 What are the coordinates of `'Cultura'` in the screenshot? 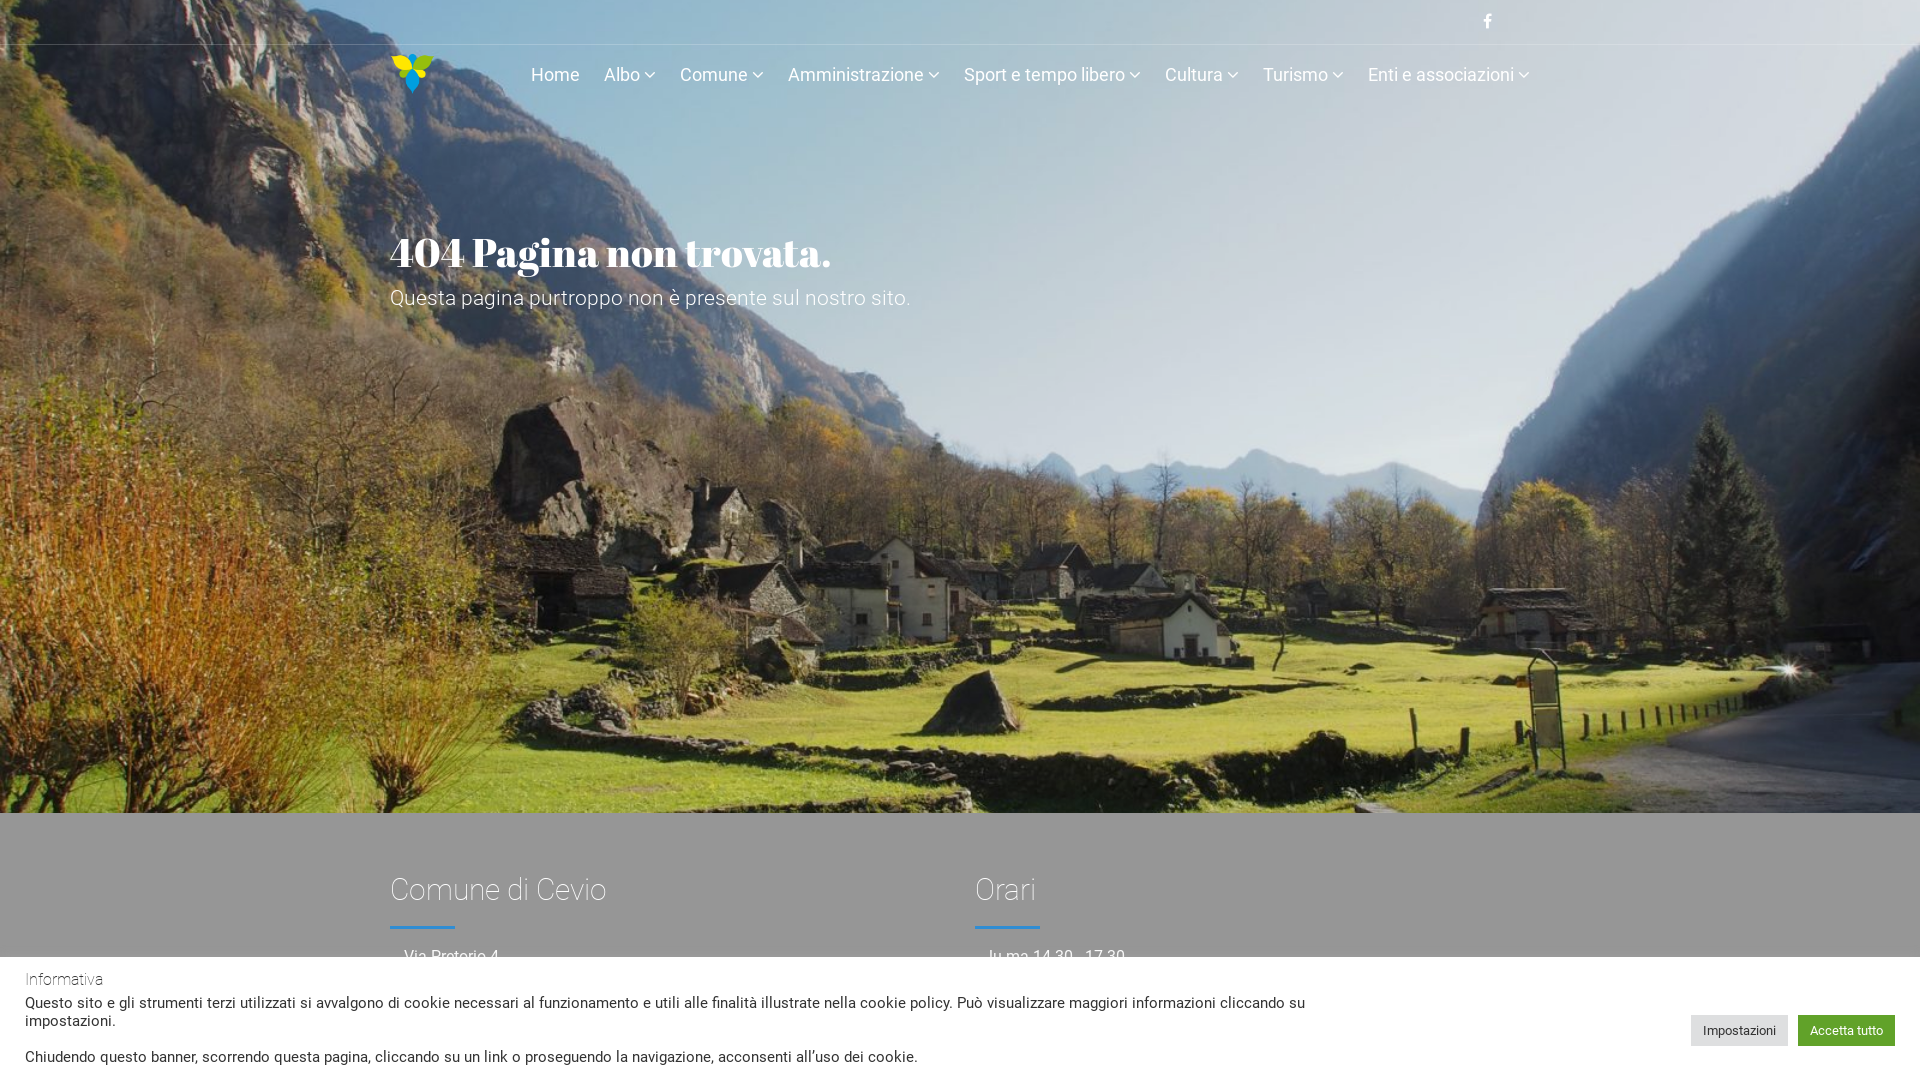 It's located at (1200, 77).